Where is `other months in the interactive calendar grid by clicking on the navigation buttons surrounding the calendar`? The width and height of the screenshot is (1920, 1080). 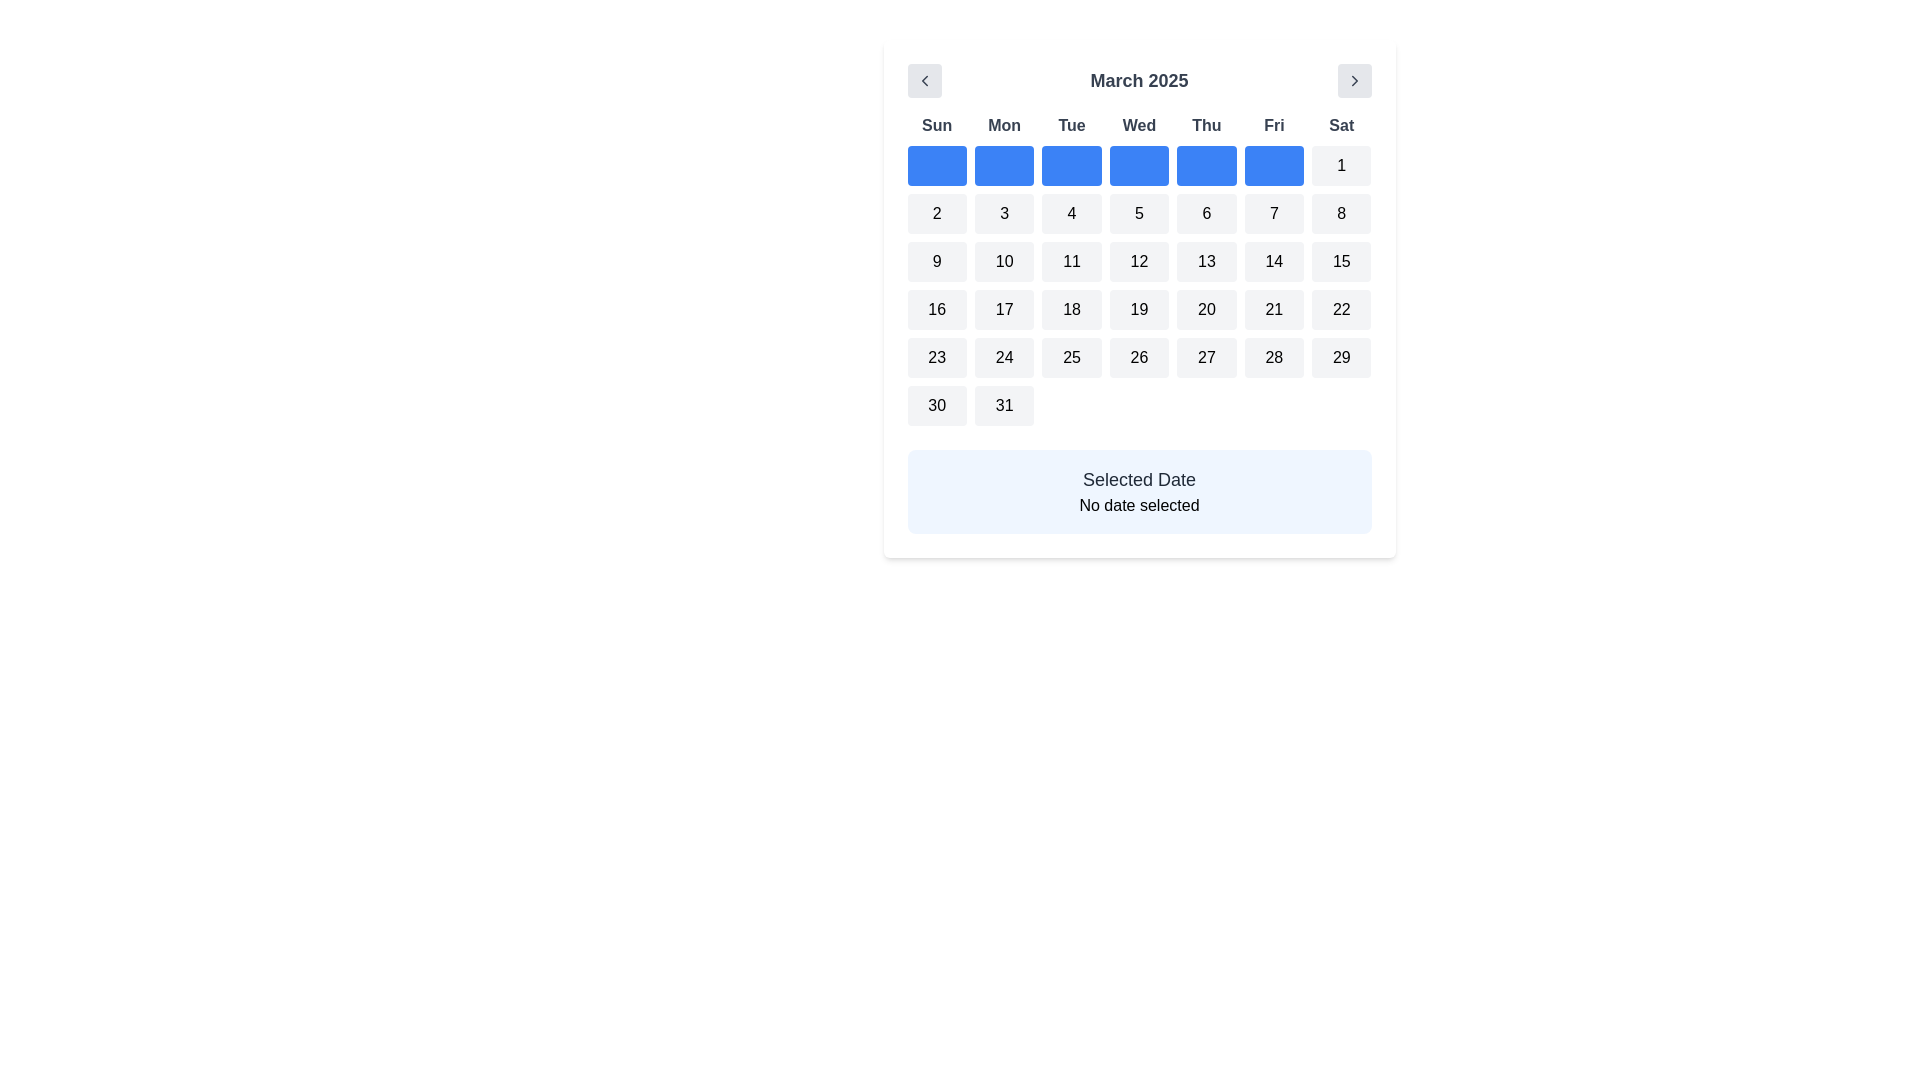 other months in the interactive calendar grid by clicking on the navigation buttons surrounding the calendar is located at coordinates (1139, 270).